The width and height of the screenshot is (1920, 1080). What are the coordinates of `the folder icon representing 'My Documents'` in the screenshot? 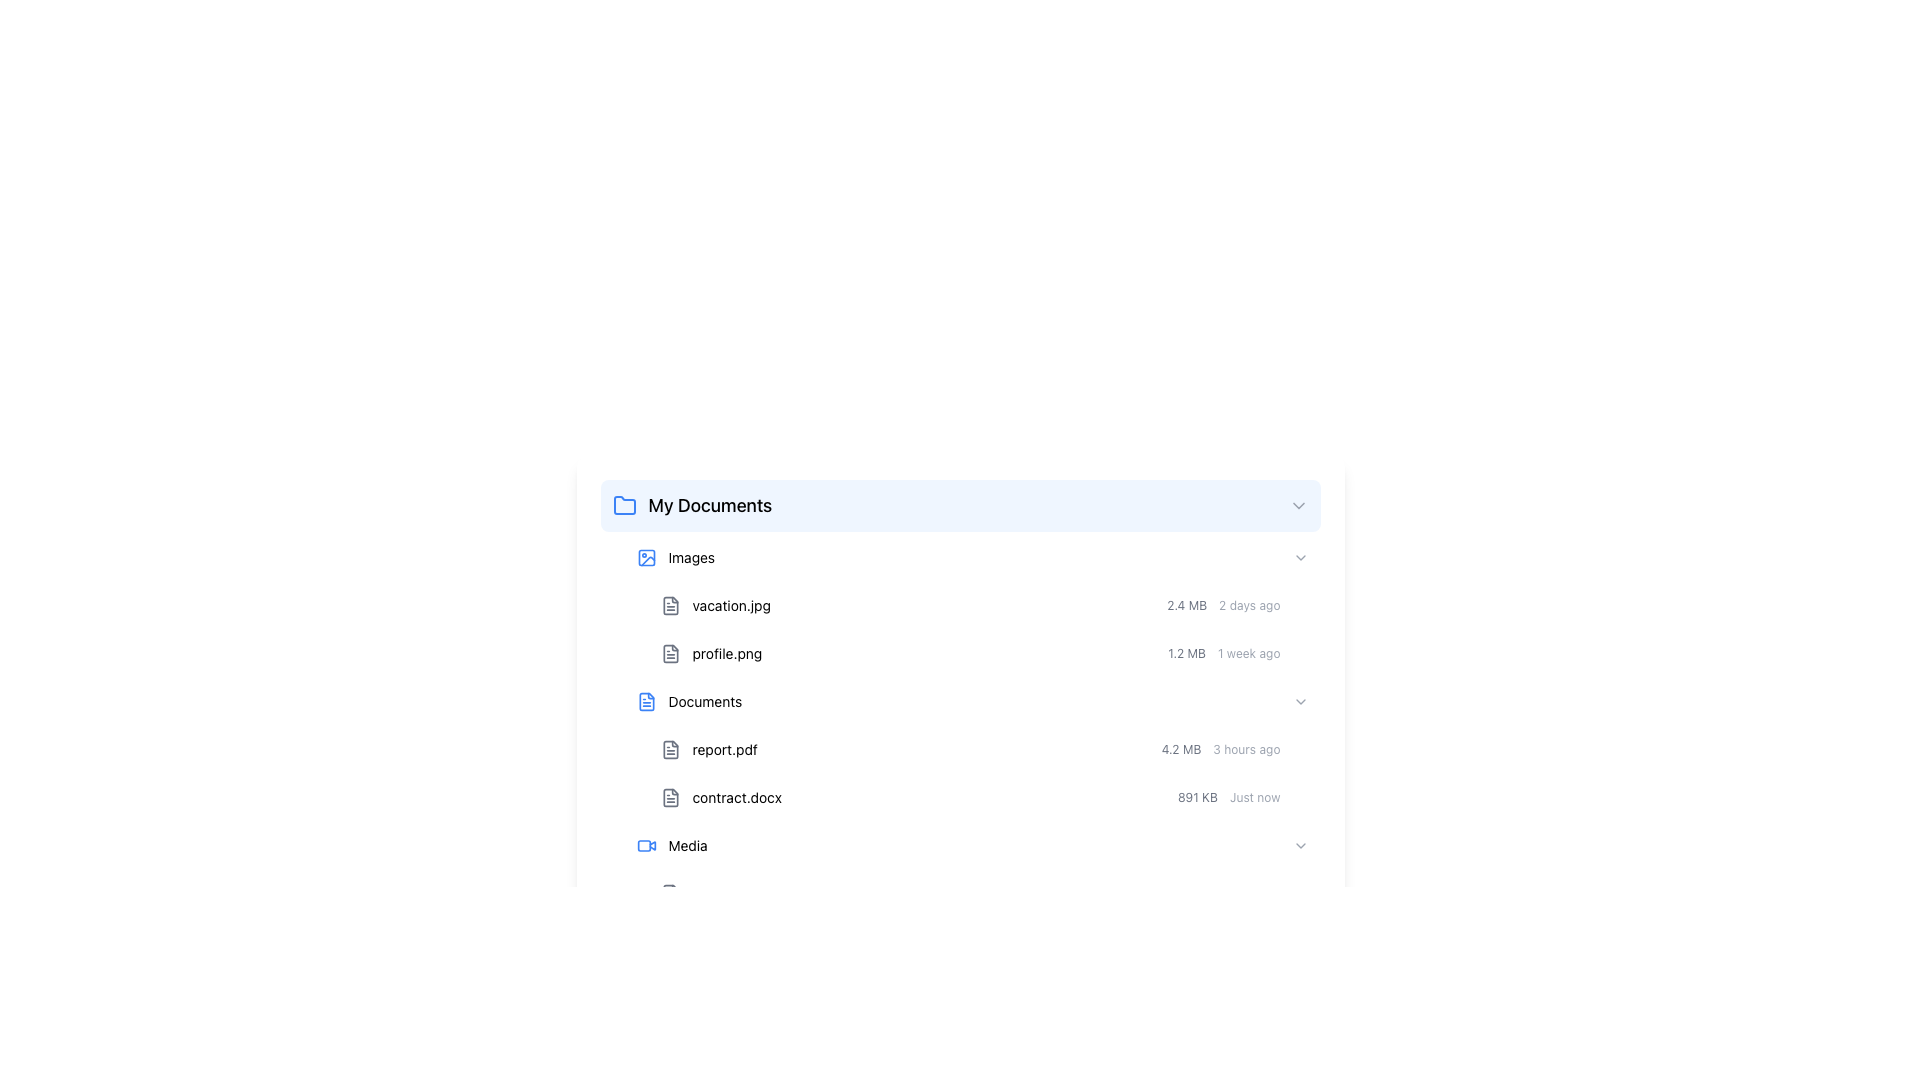 It's located at (623, 504).